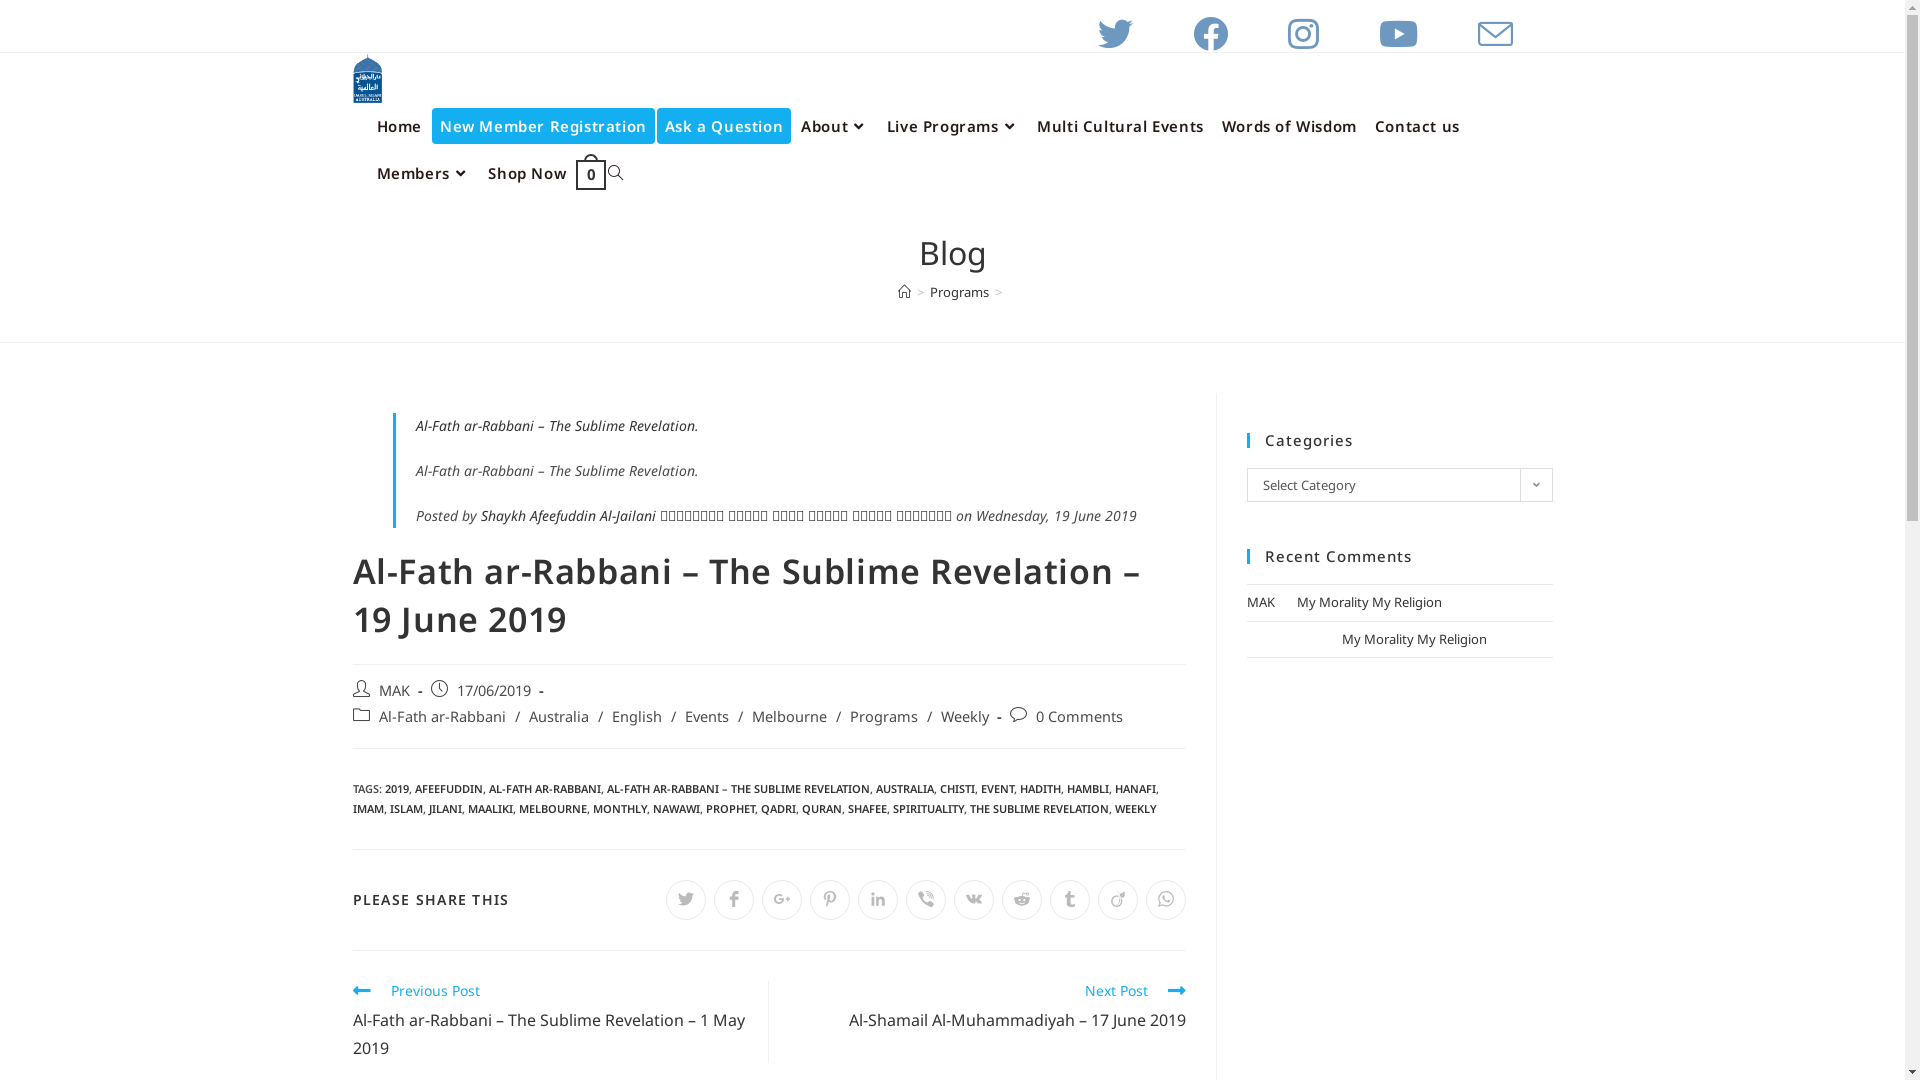 Image resolution: width=1920 pixels, height=1080 pixels. I want to click on 'Live Programs', so click(952, 126).